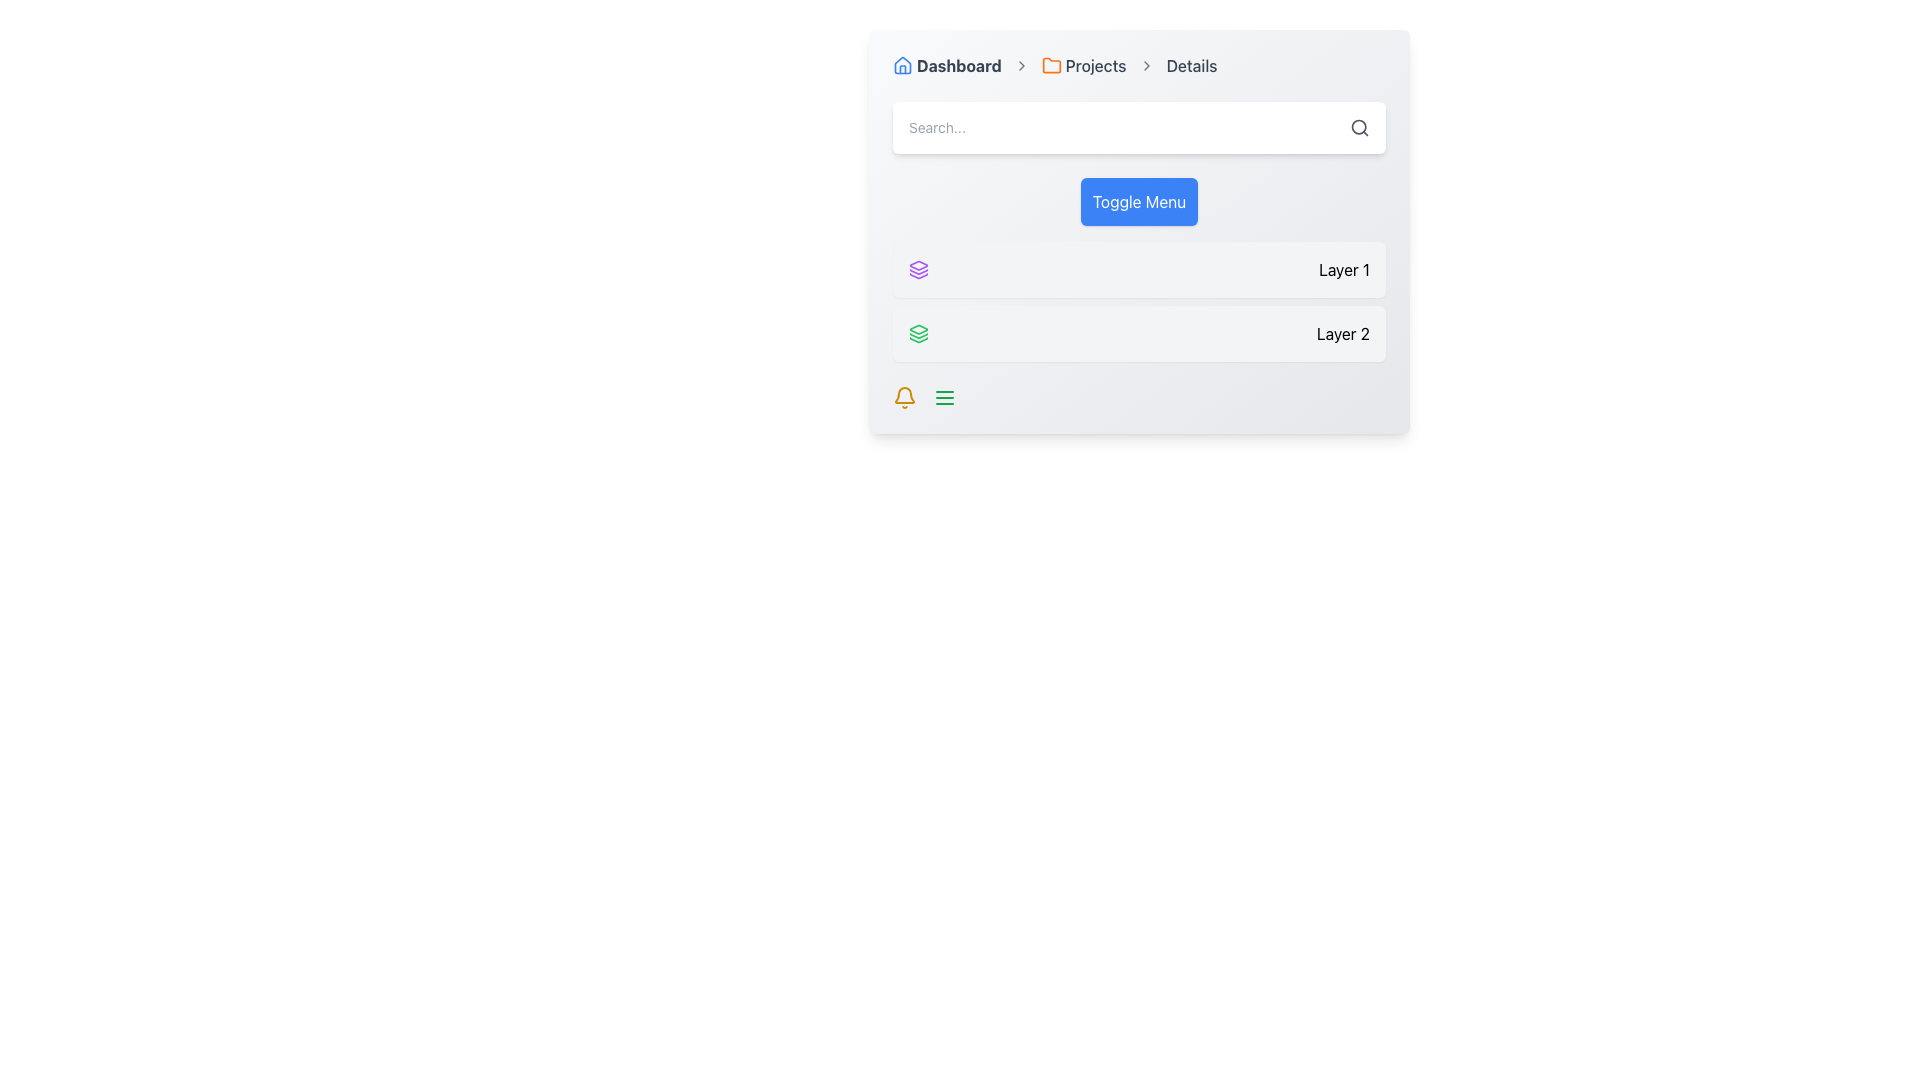  I want to click on the 'Projects' breadcrumb link, so click(1083, 64).